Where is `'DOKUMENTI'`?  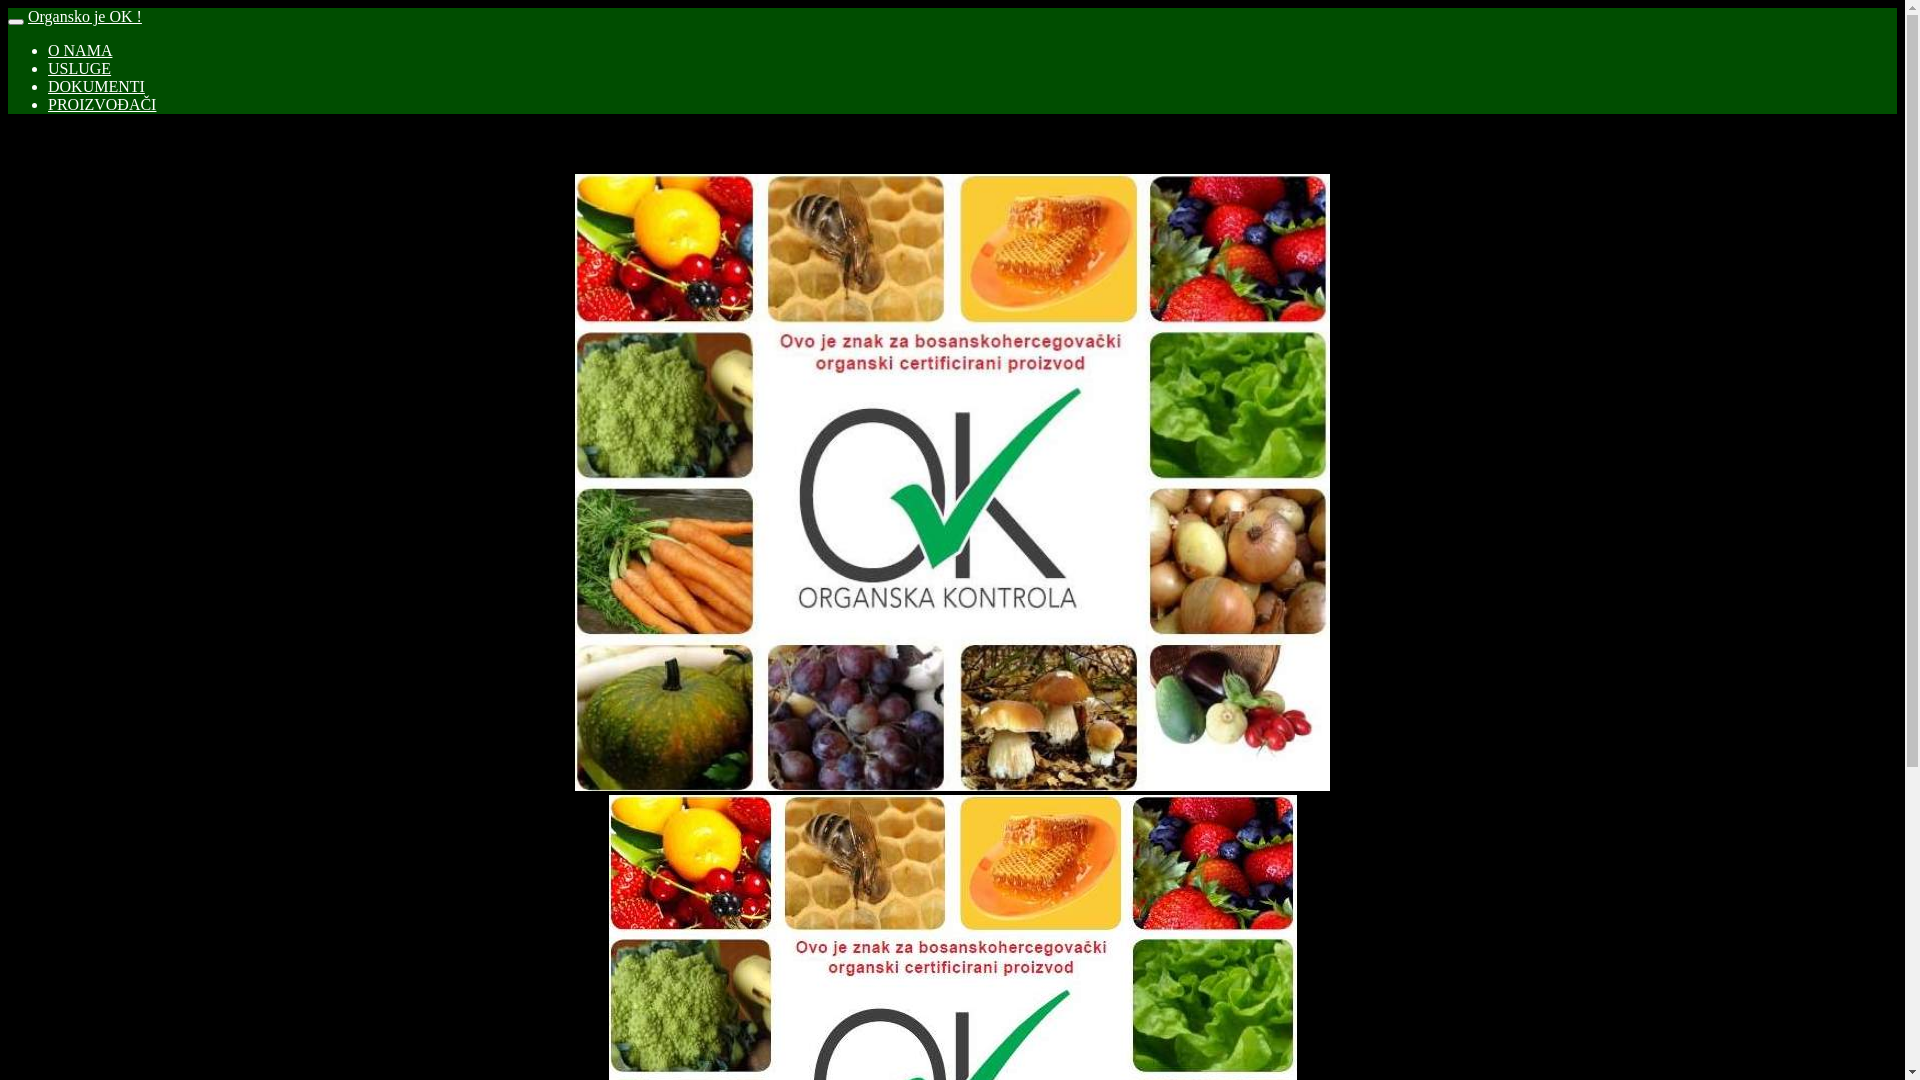
'DOKUMENTI' is located at coordinates (95, 85).